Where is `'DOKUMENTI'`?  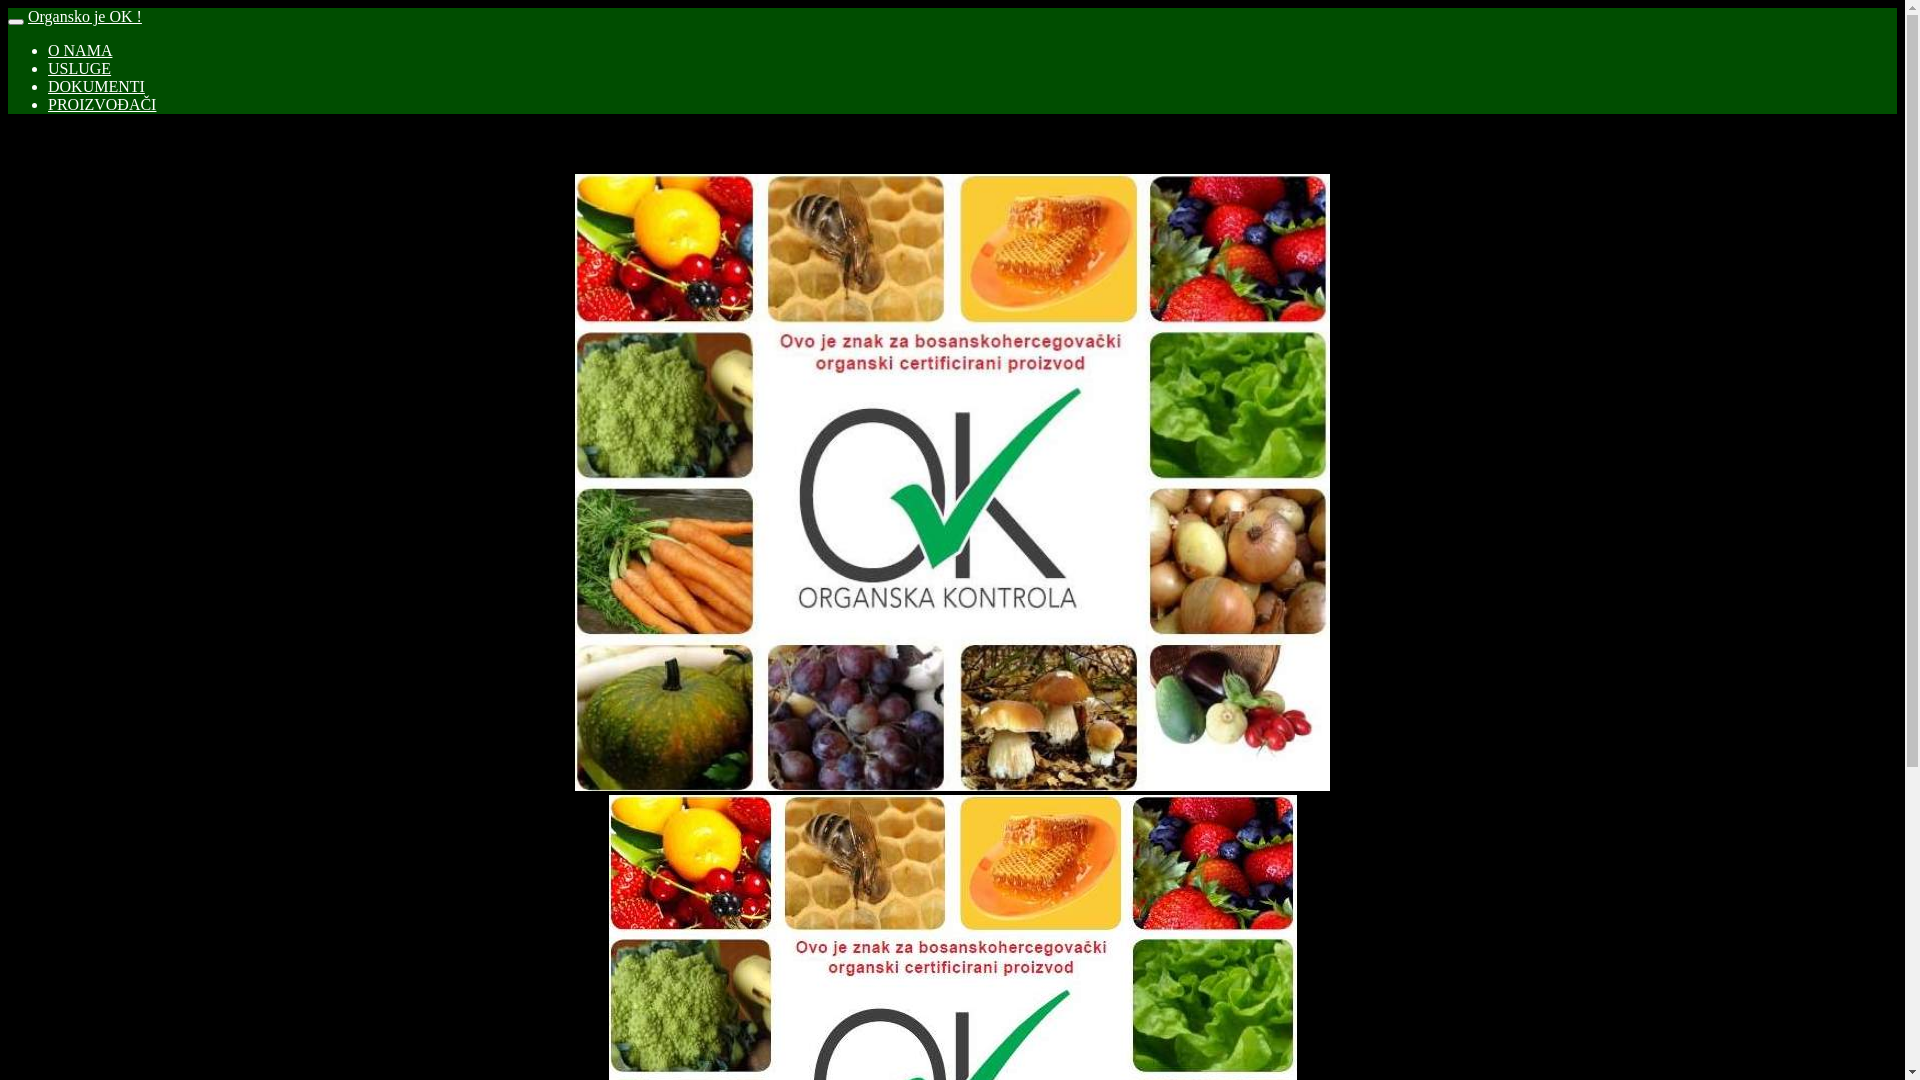
'DOKUMENTI' is located at coordinates (95, 85).